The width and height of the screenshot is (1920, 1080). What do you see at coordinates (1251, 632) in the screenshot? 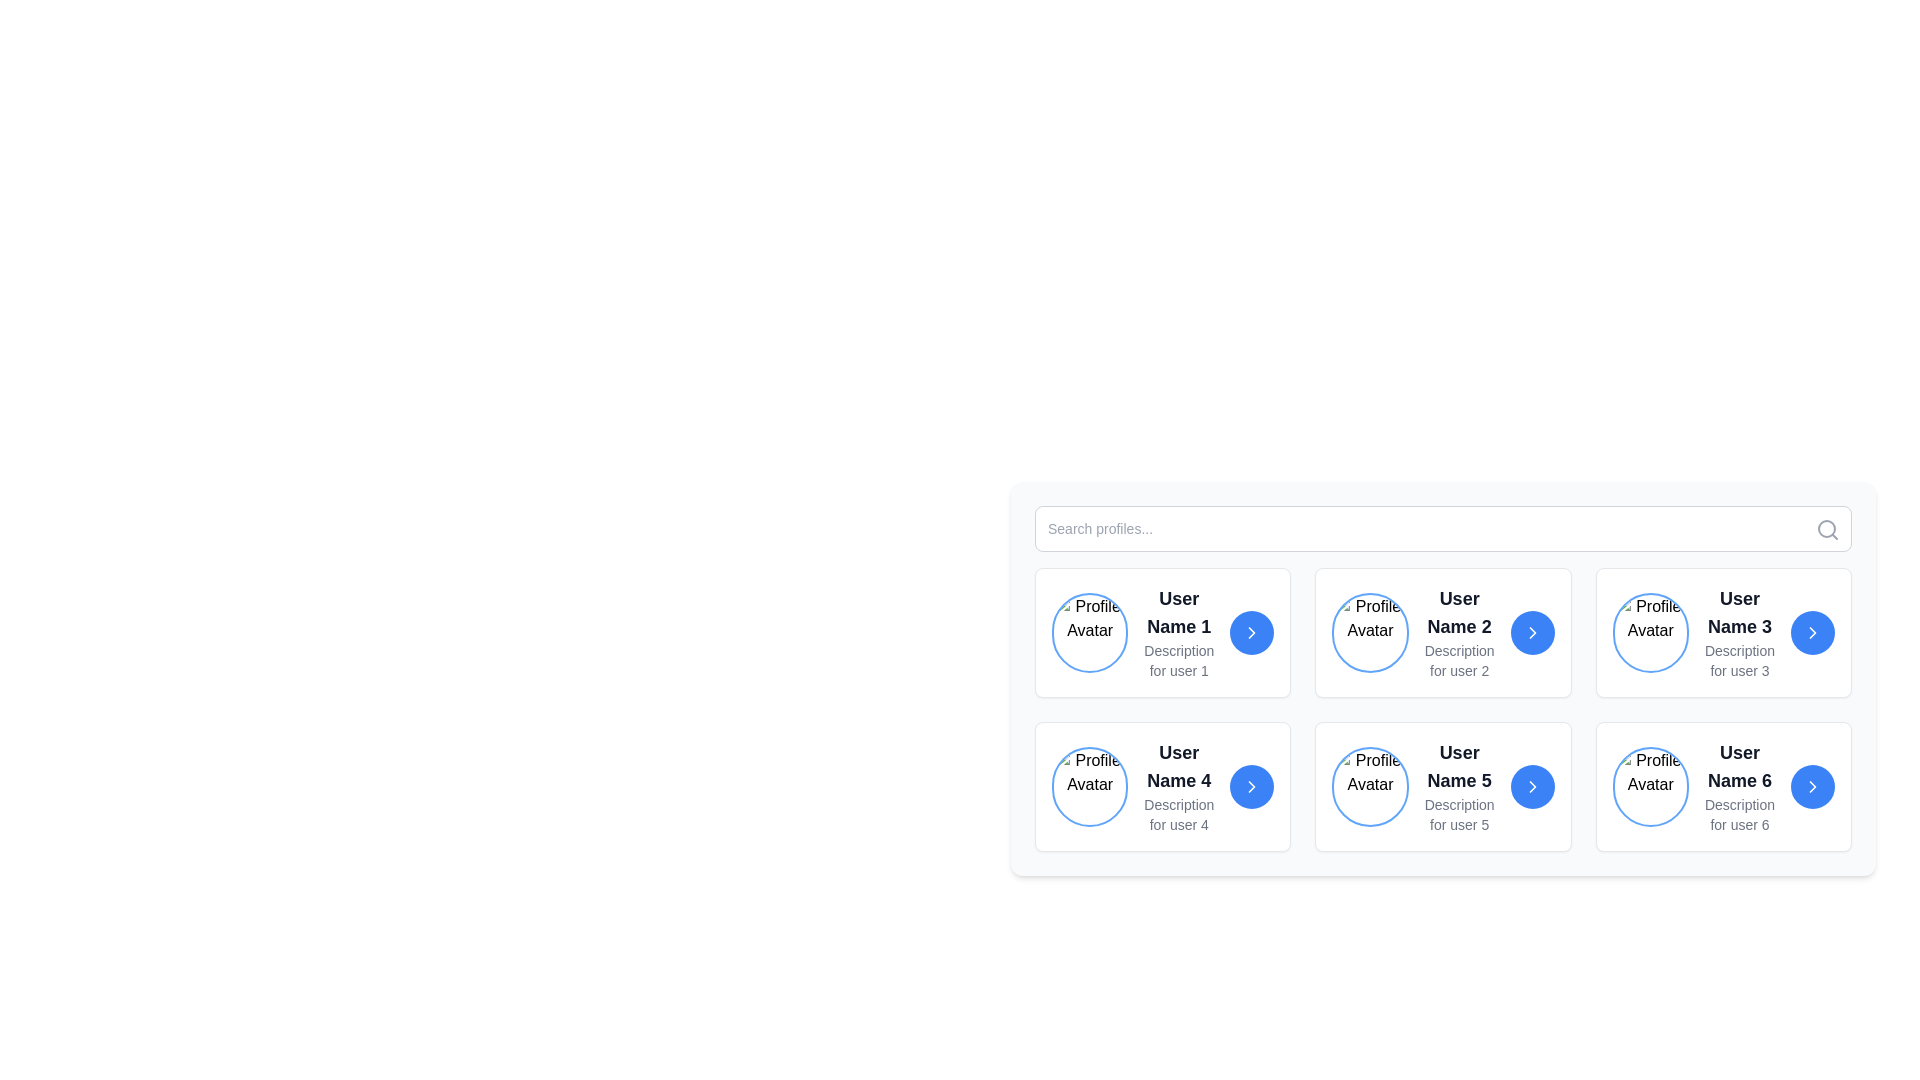
I see `the chevron-right arrow icon located within the user profile card for 'User Name 1'` at bounding box center [1251, 632].